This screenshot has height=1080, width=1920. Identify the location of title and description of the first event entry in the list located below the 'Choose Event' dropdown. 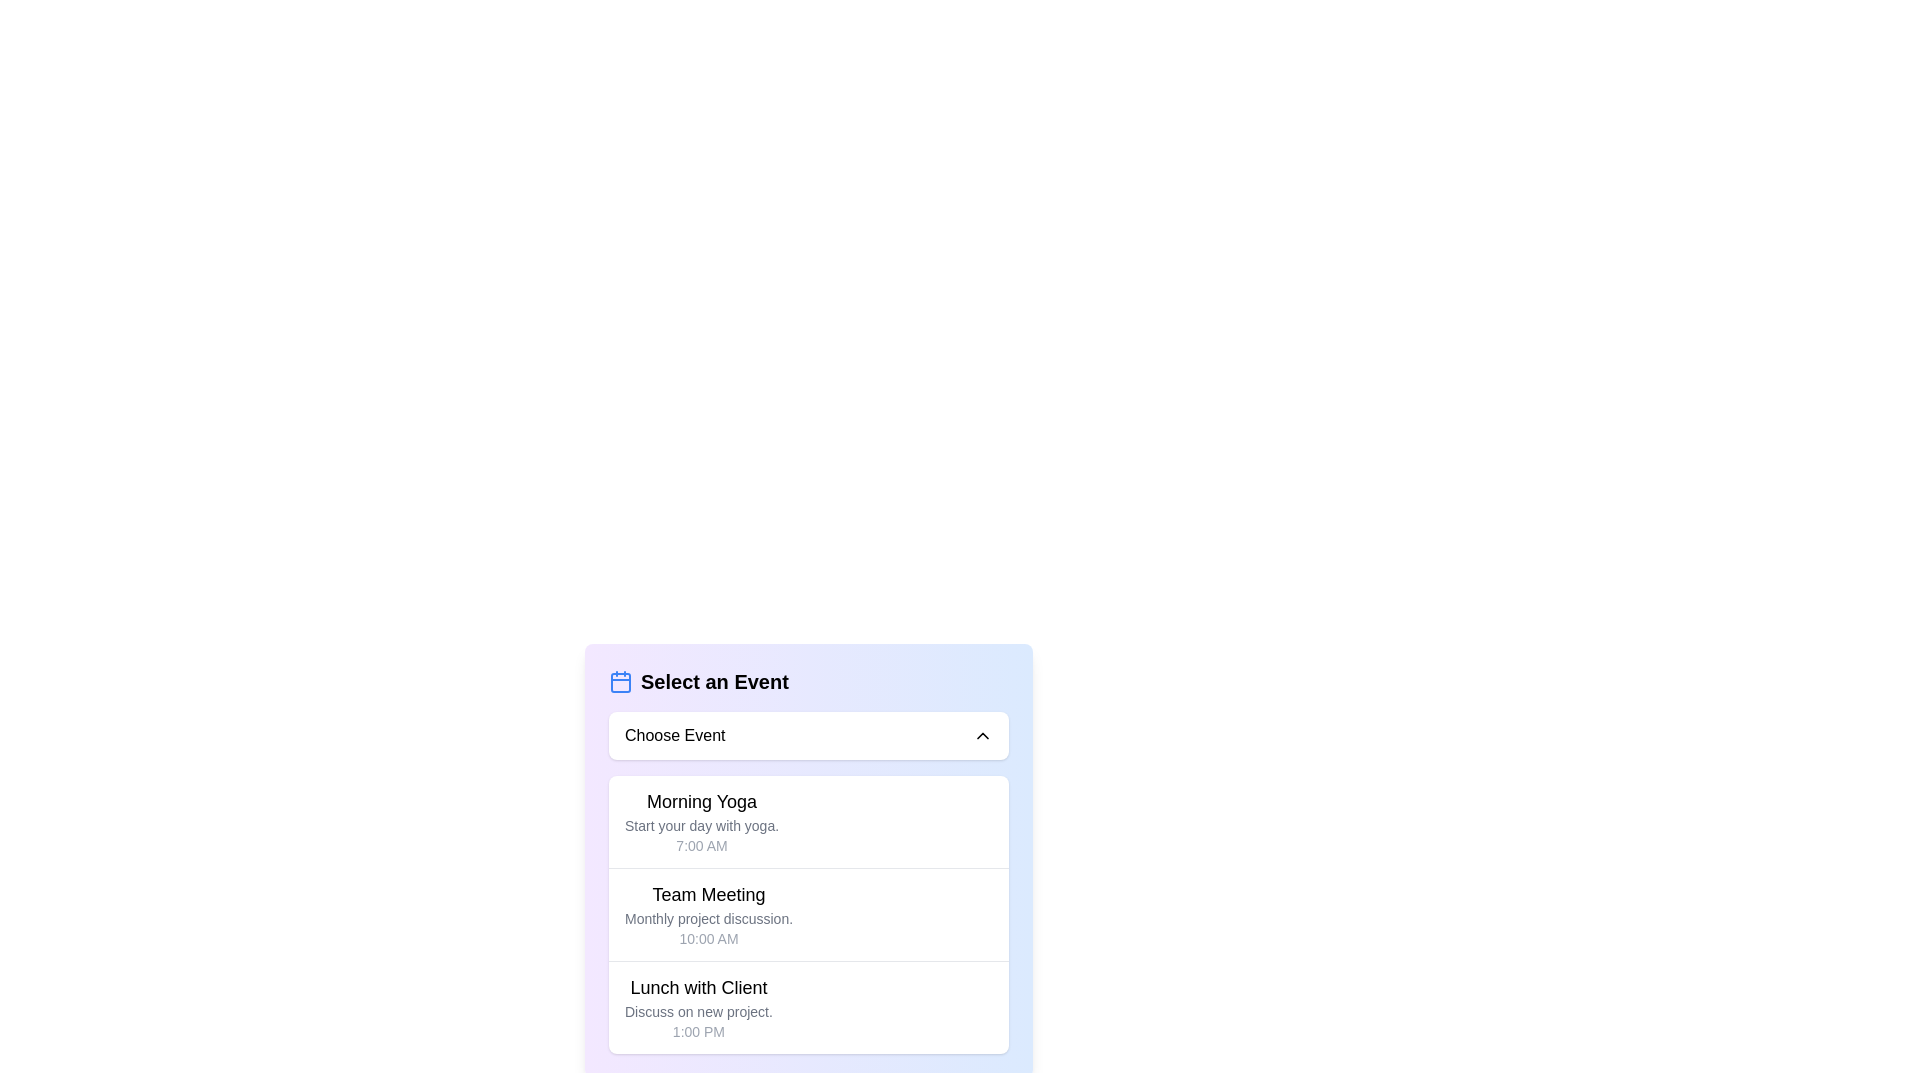
(701, 821).